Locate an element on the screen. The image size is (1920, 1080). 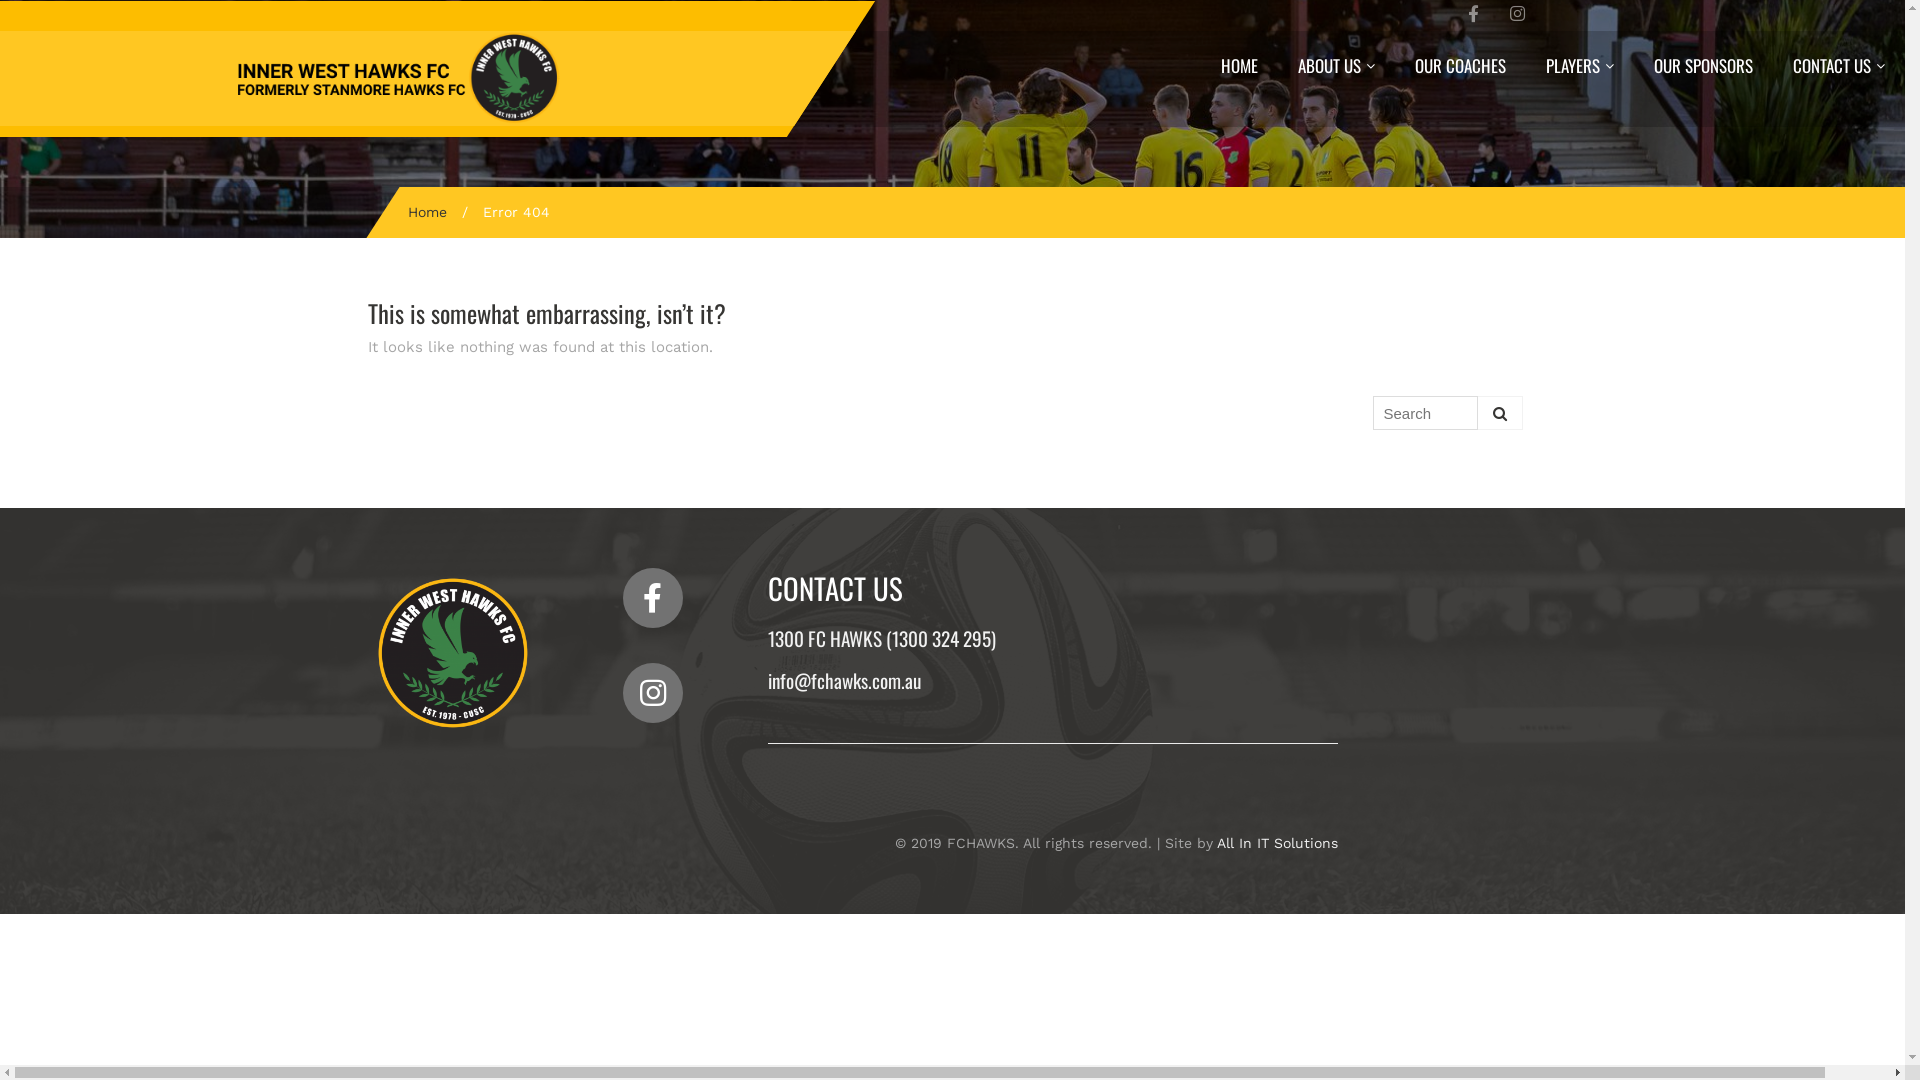
'Search' is located at coordinates (1500, 411).